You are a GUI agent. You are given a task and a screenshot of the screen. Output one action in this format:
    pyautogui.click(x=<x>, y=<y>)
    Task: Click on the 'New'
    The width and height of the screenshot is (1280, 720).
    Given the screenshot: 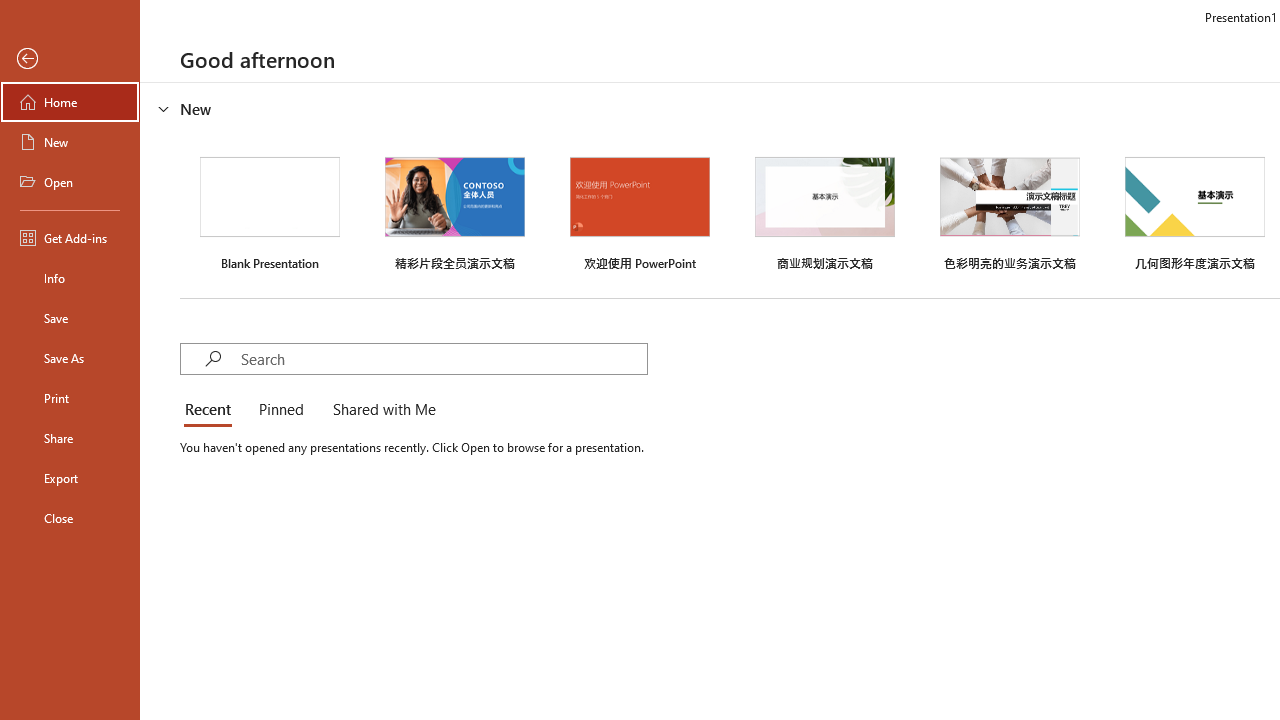 What is the action you would take?
    pyautogui.click(x=69, y=140)
    